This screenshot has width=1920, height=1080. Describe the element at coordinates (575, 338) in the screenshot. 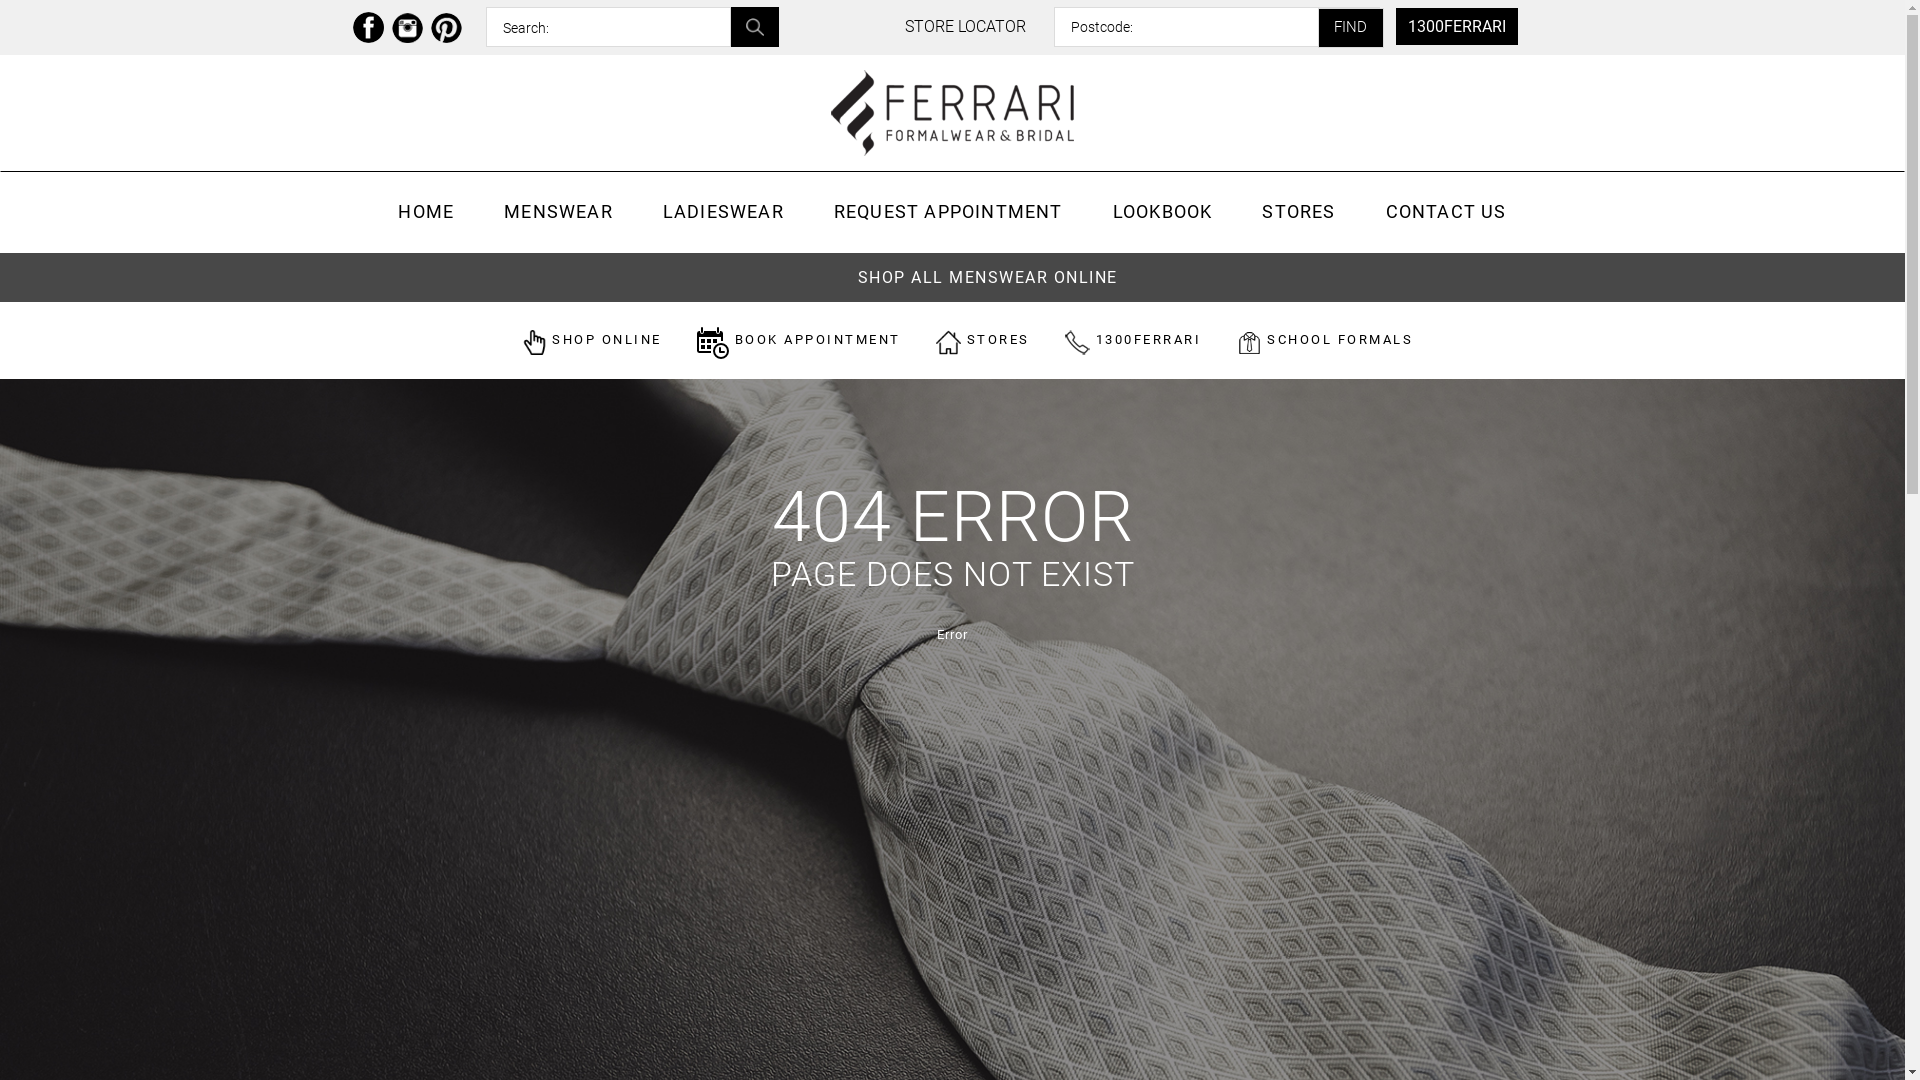

I see `'SHOP ONLINE'` at that location.